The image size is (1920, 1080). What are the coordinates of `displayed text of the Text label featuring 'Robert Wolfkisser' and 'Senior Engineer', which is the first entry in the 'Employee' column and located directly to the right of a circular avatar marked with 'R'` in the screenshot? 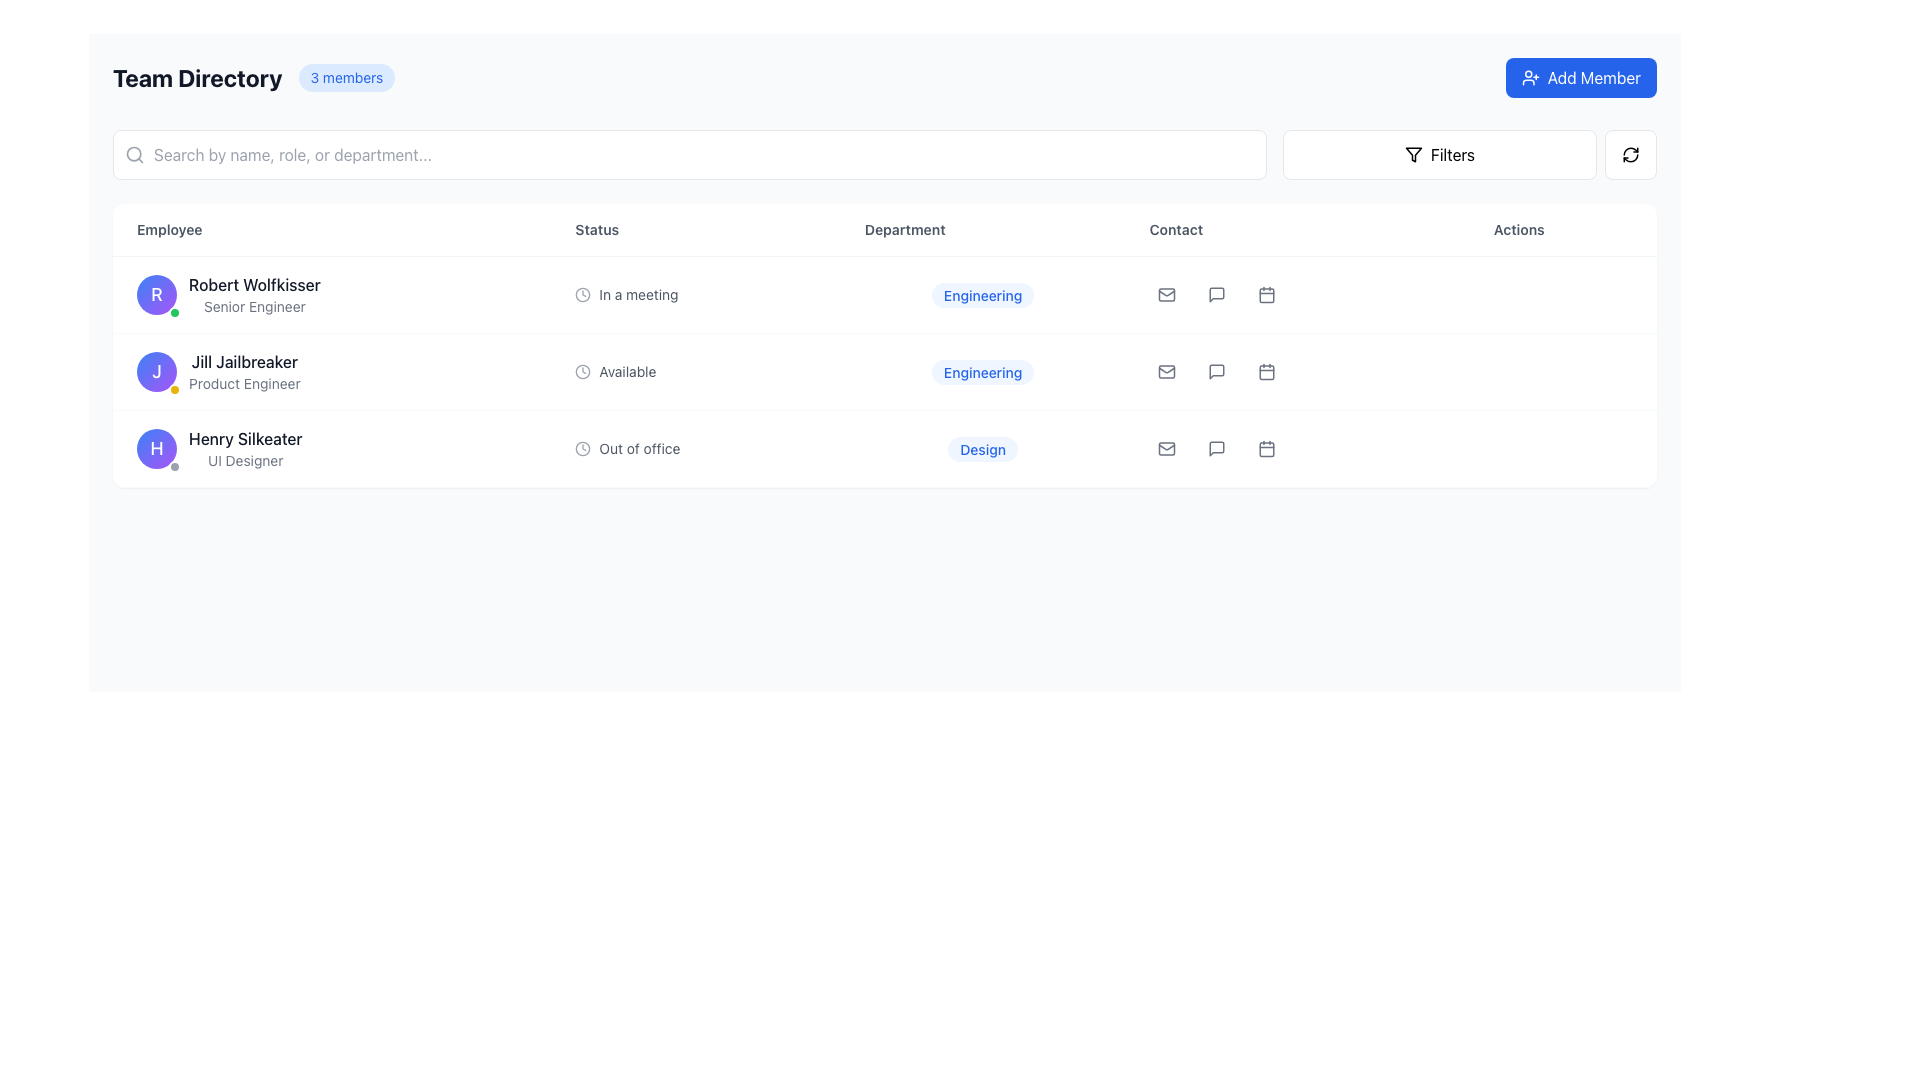 It's located at (253, 294).